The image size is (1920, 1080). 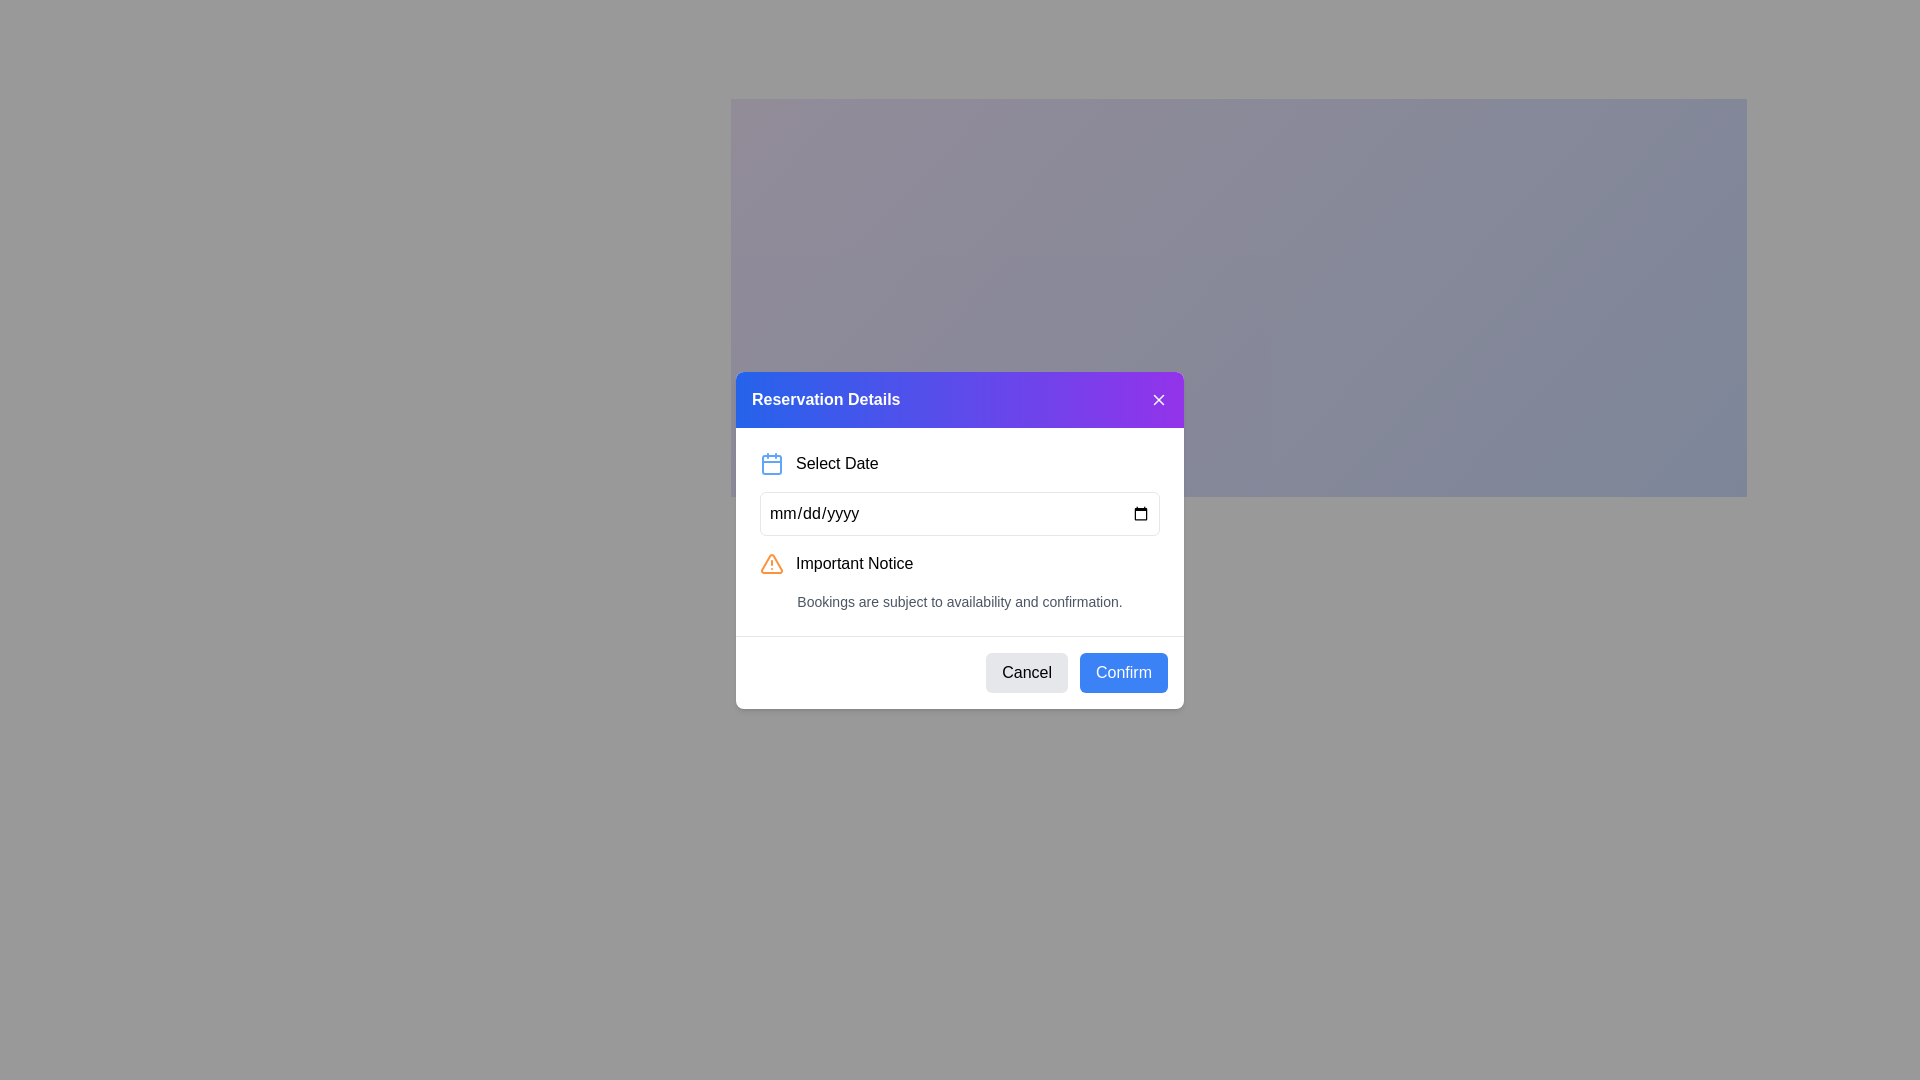 What do you see at coordinates (960, 398) in the screenshot?
I see `the Header bar of the modal` at bounding box center [960, 398].